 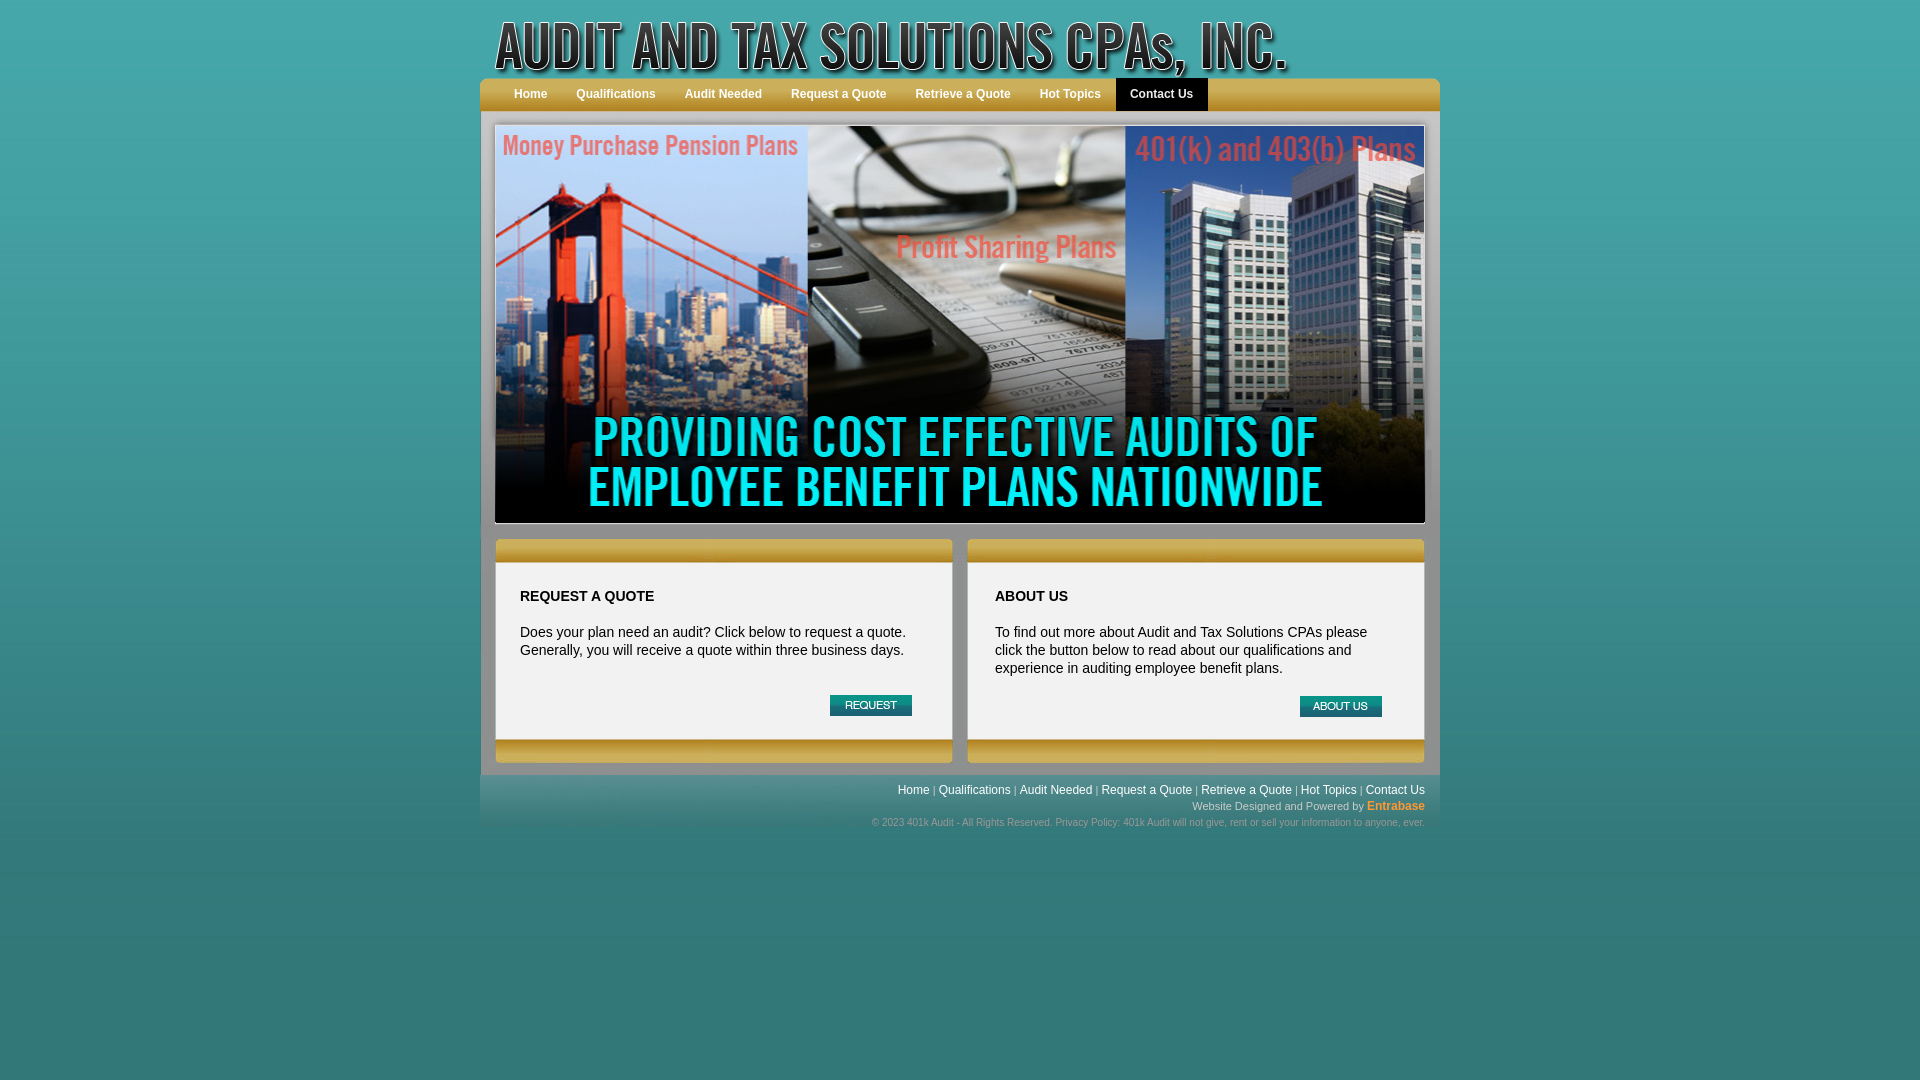 I want to click on 'Home', so click(x=531, y=94).